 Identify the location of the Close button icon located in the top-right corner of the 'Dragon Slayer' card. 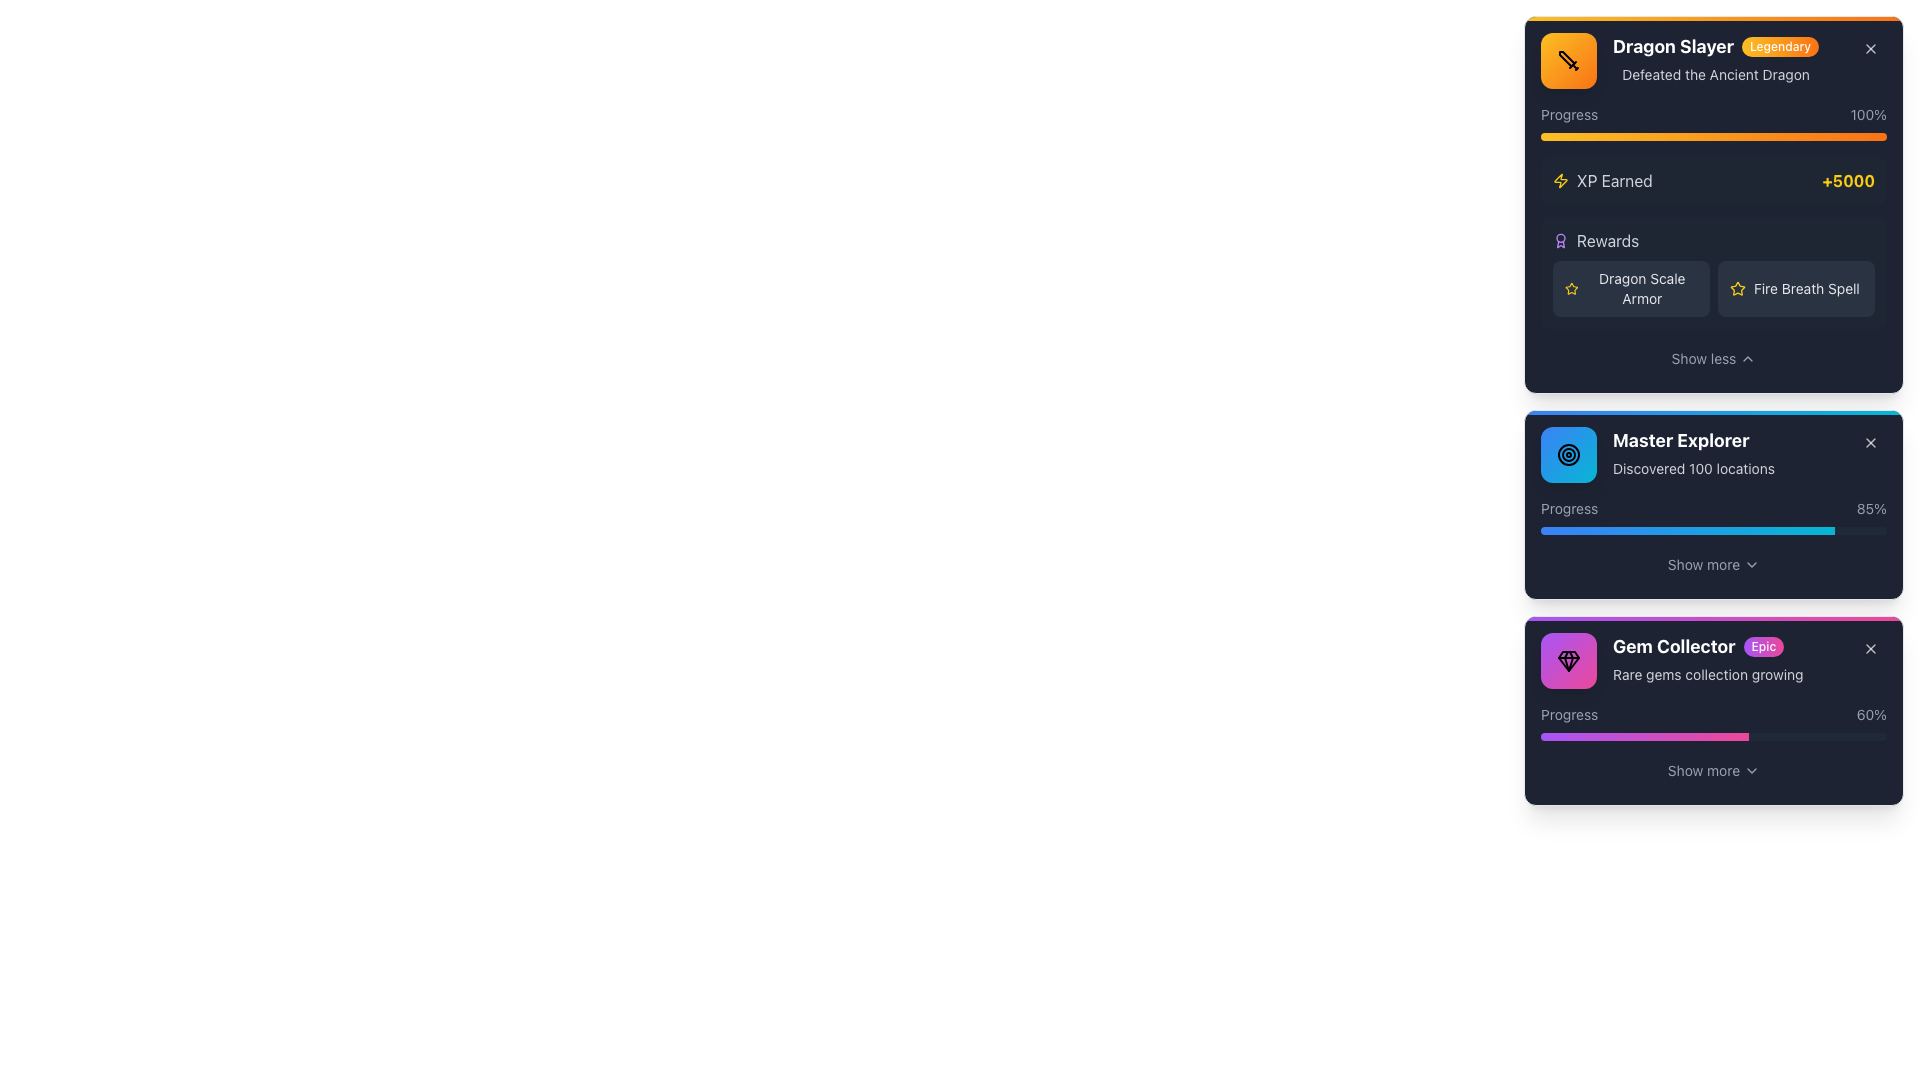
(1870, 48).